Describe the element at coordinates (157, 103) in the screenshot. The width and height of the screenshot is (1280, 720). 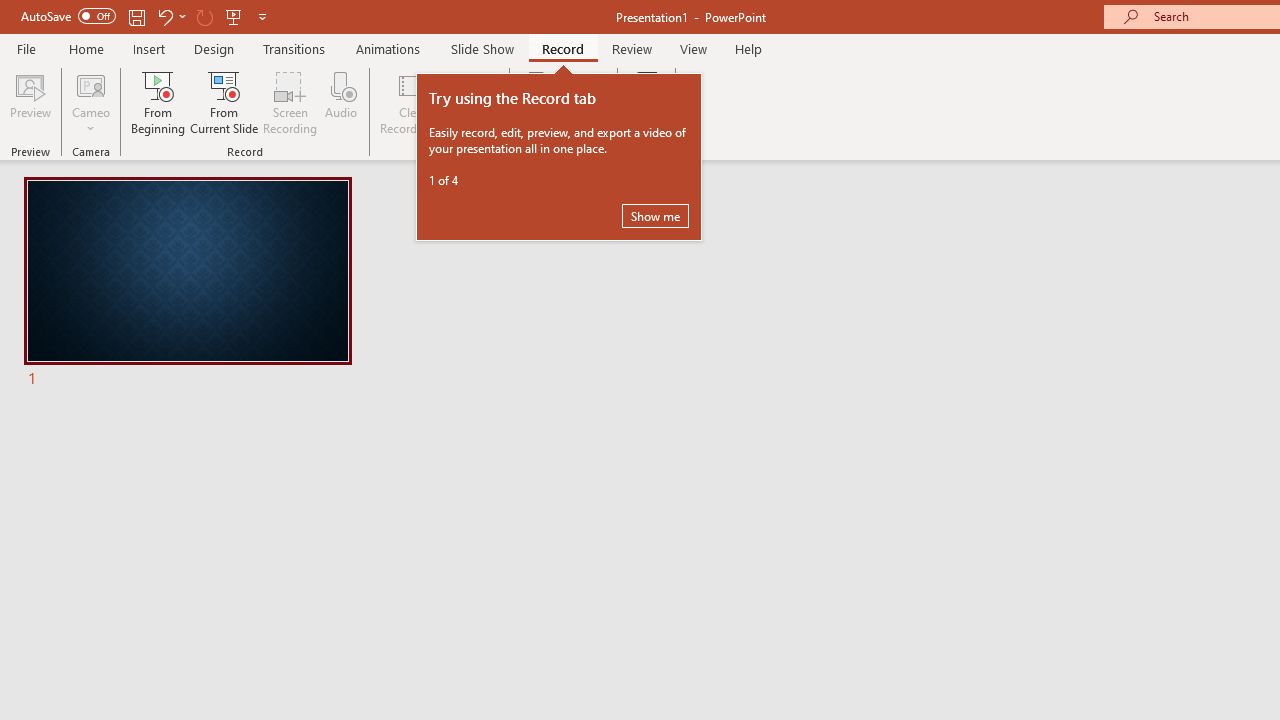
I see `'From Beginning...'` at that location.